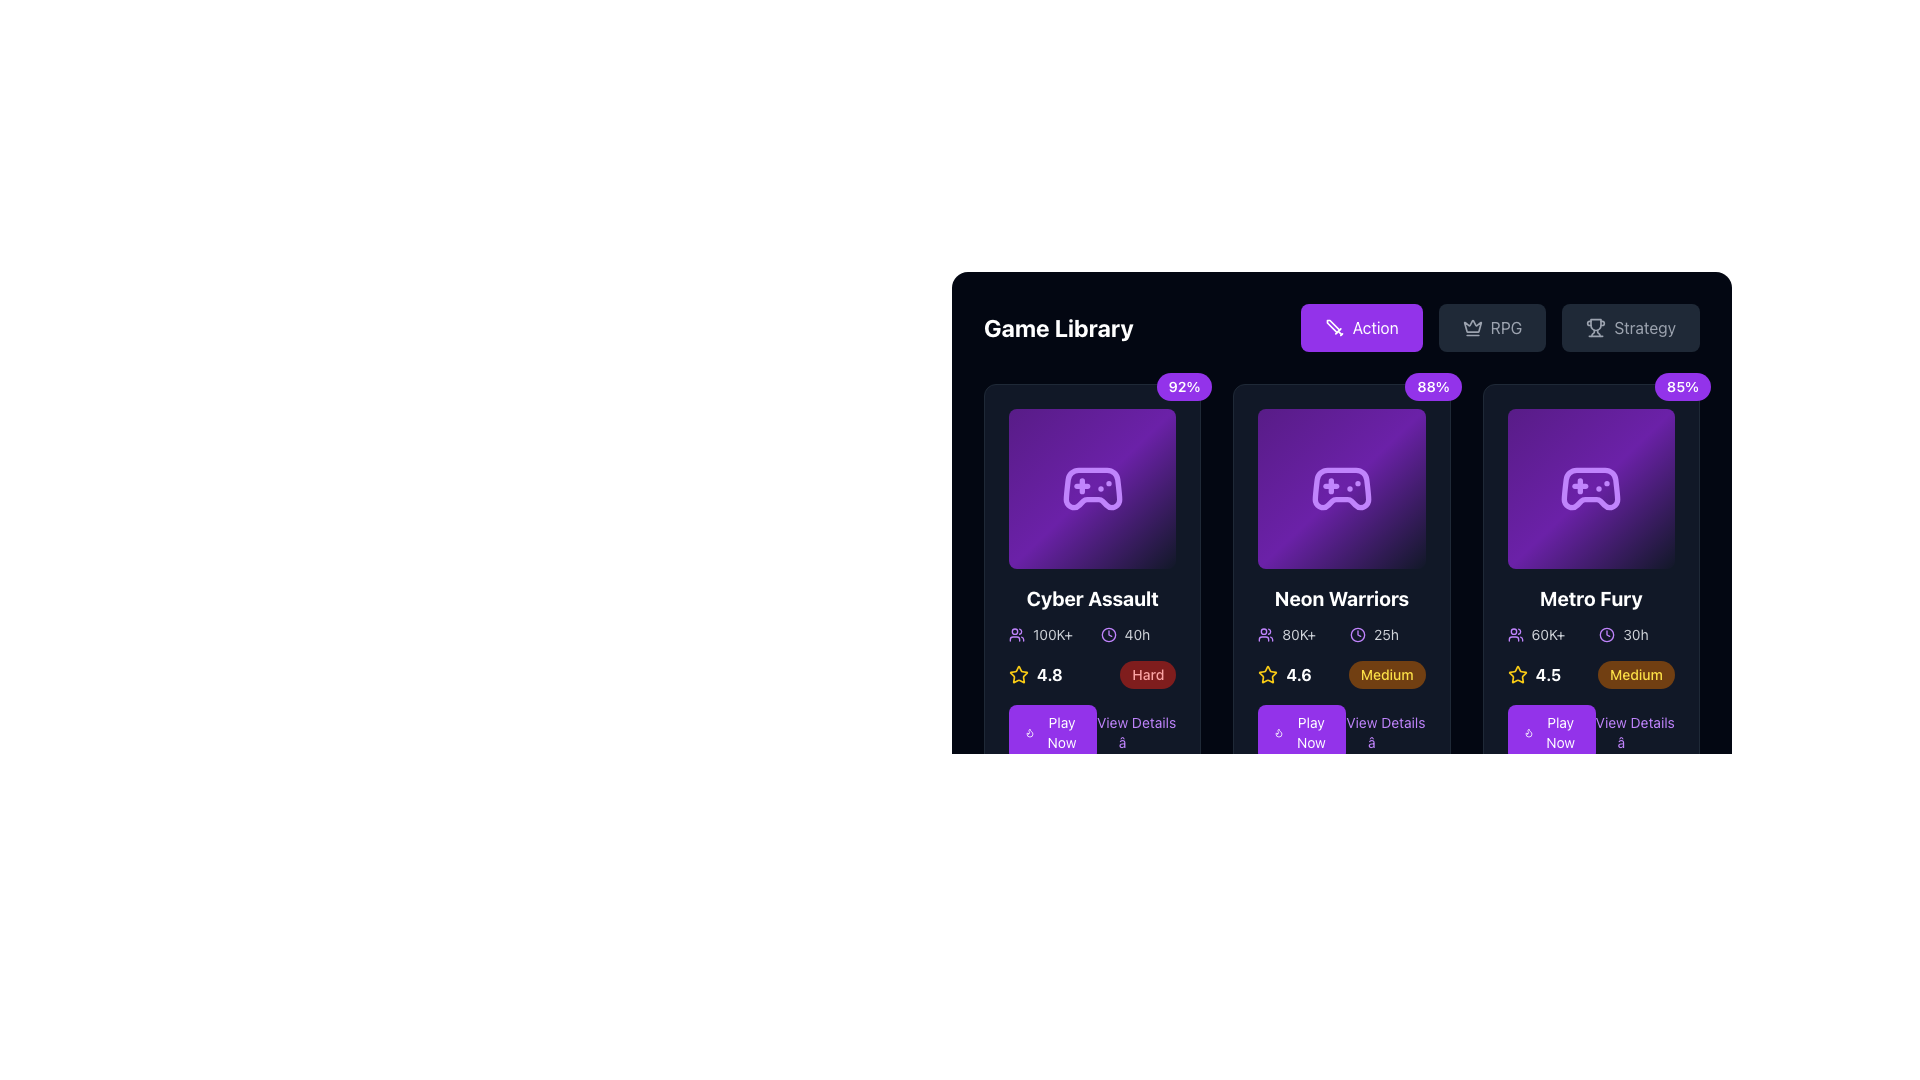 The image size is (1920, 1080). I want to click on the star icon representing the game rating for 'Metro Fury', located immediately to the left of the rating value '4.5', so click(1517, 675).